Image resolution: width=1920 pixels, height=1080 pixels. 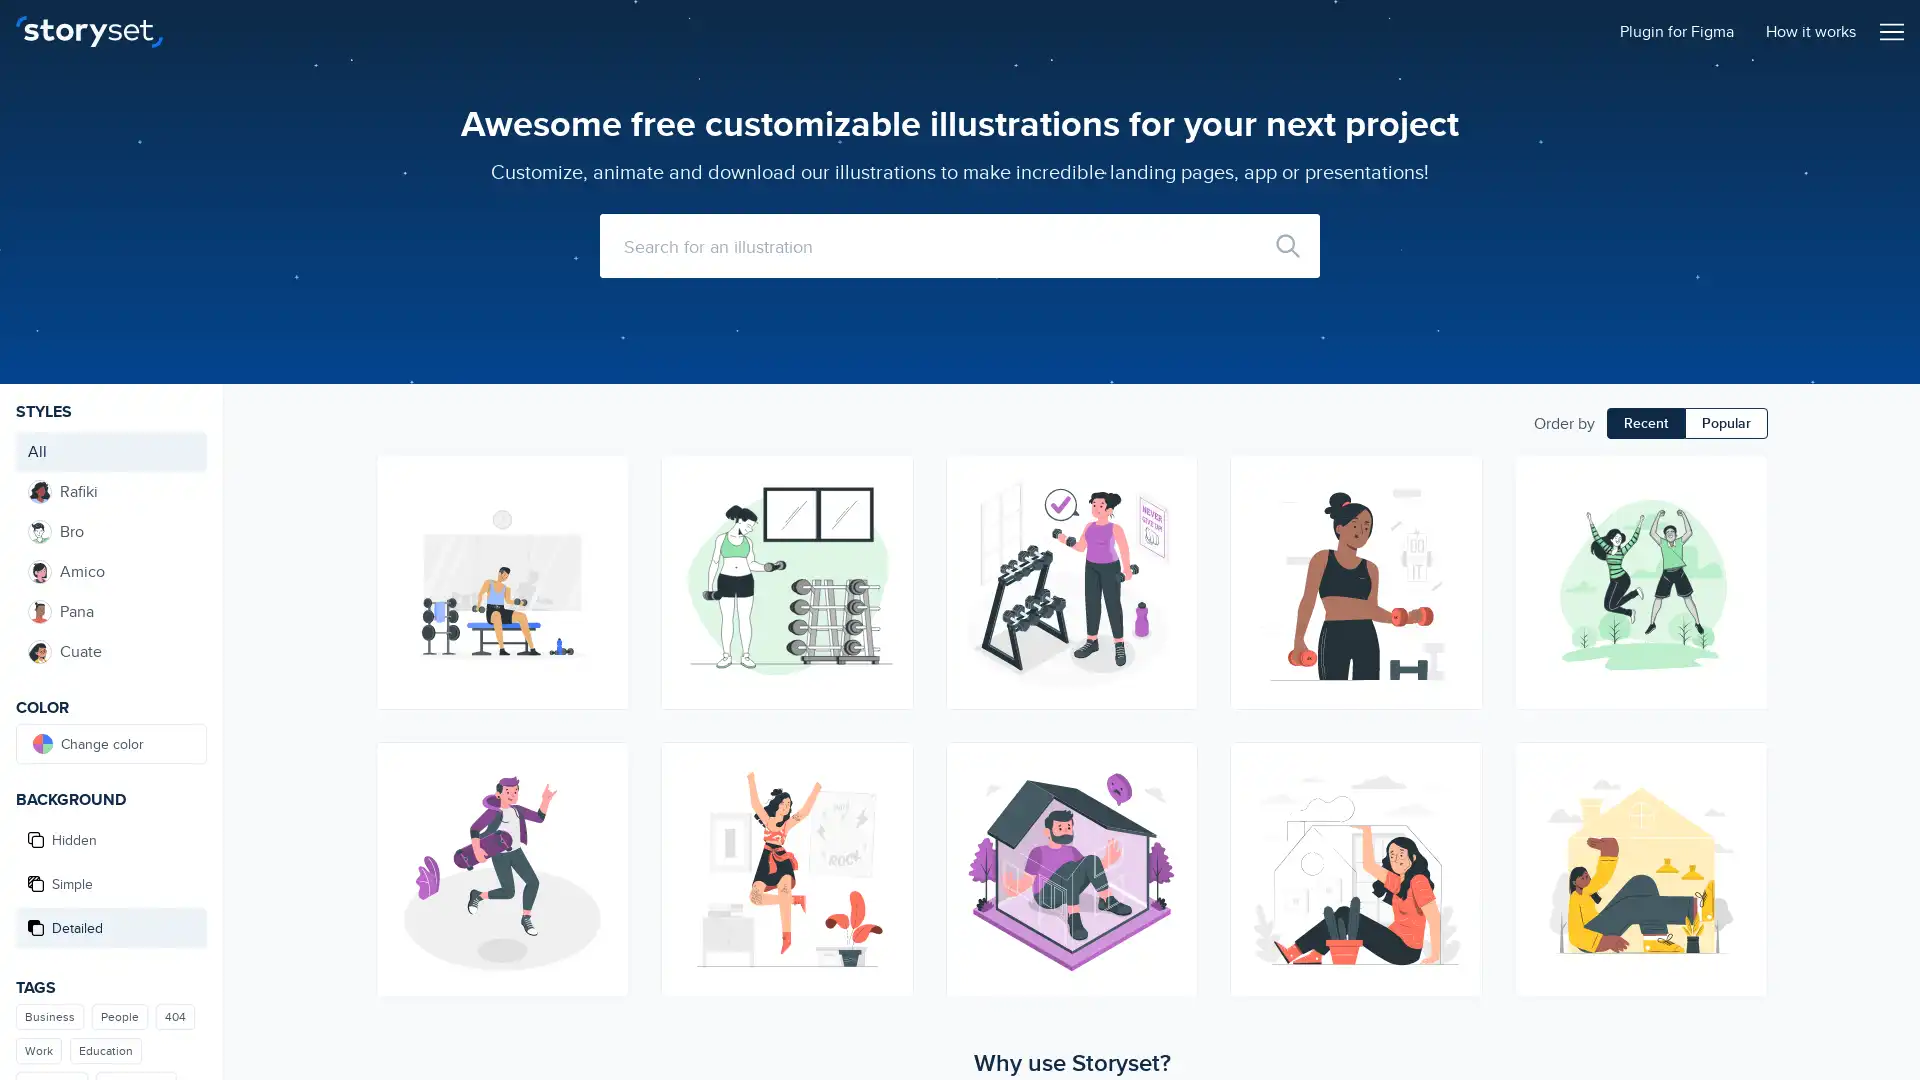 I want to click on wand icon Animate, so click(x=1458, y=765).